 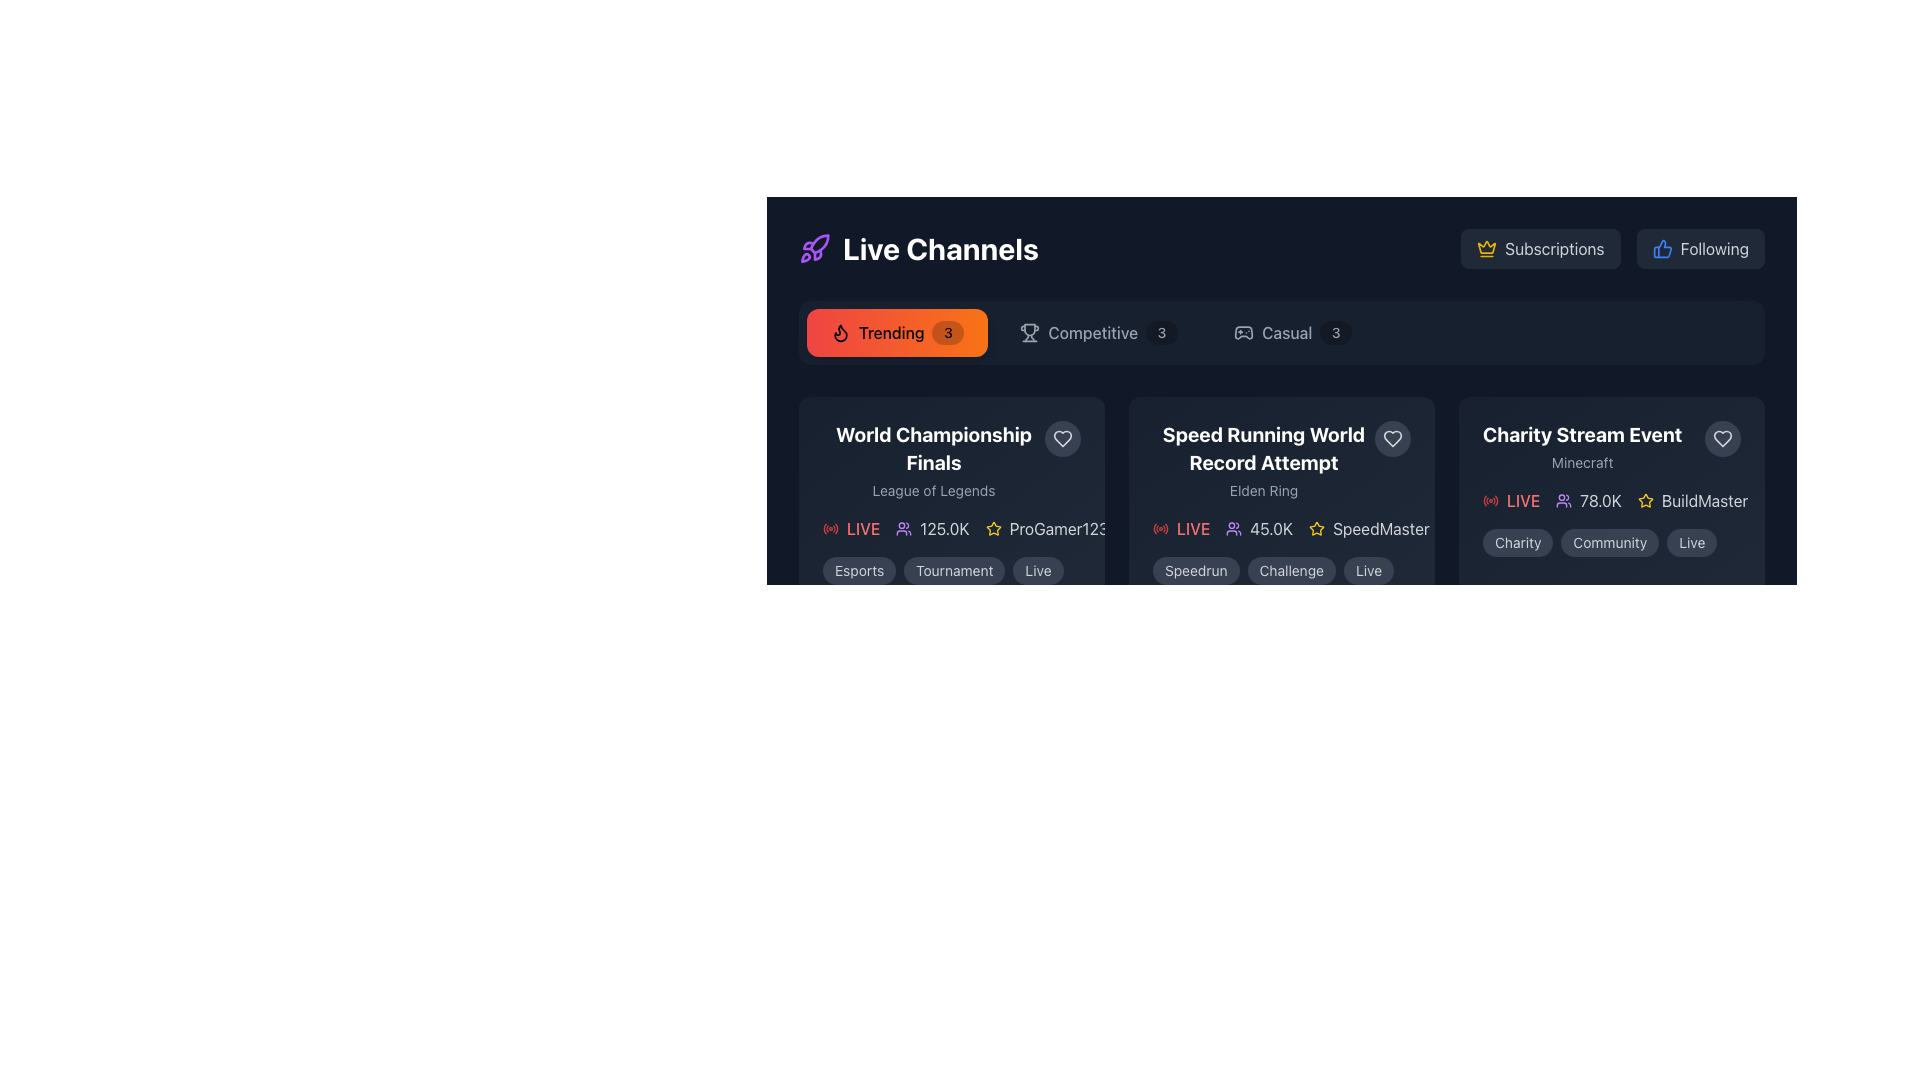 What do you see at coordinates (1722, 438) in the screenshot?
I see `the heart icon located in the upper-right corner of the 'Charity Stream Event' card for accessibility purposes` at bounding box center [1722, 438].